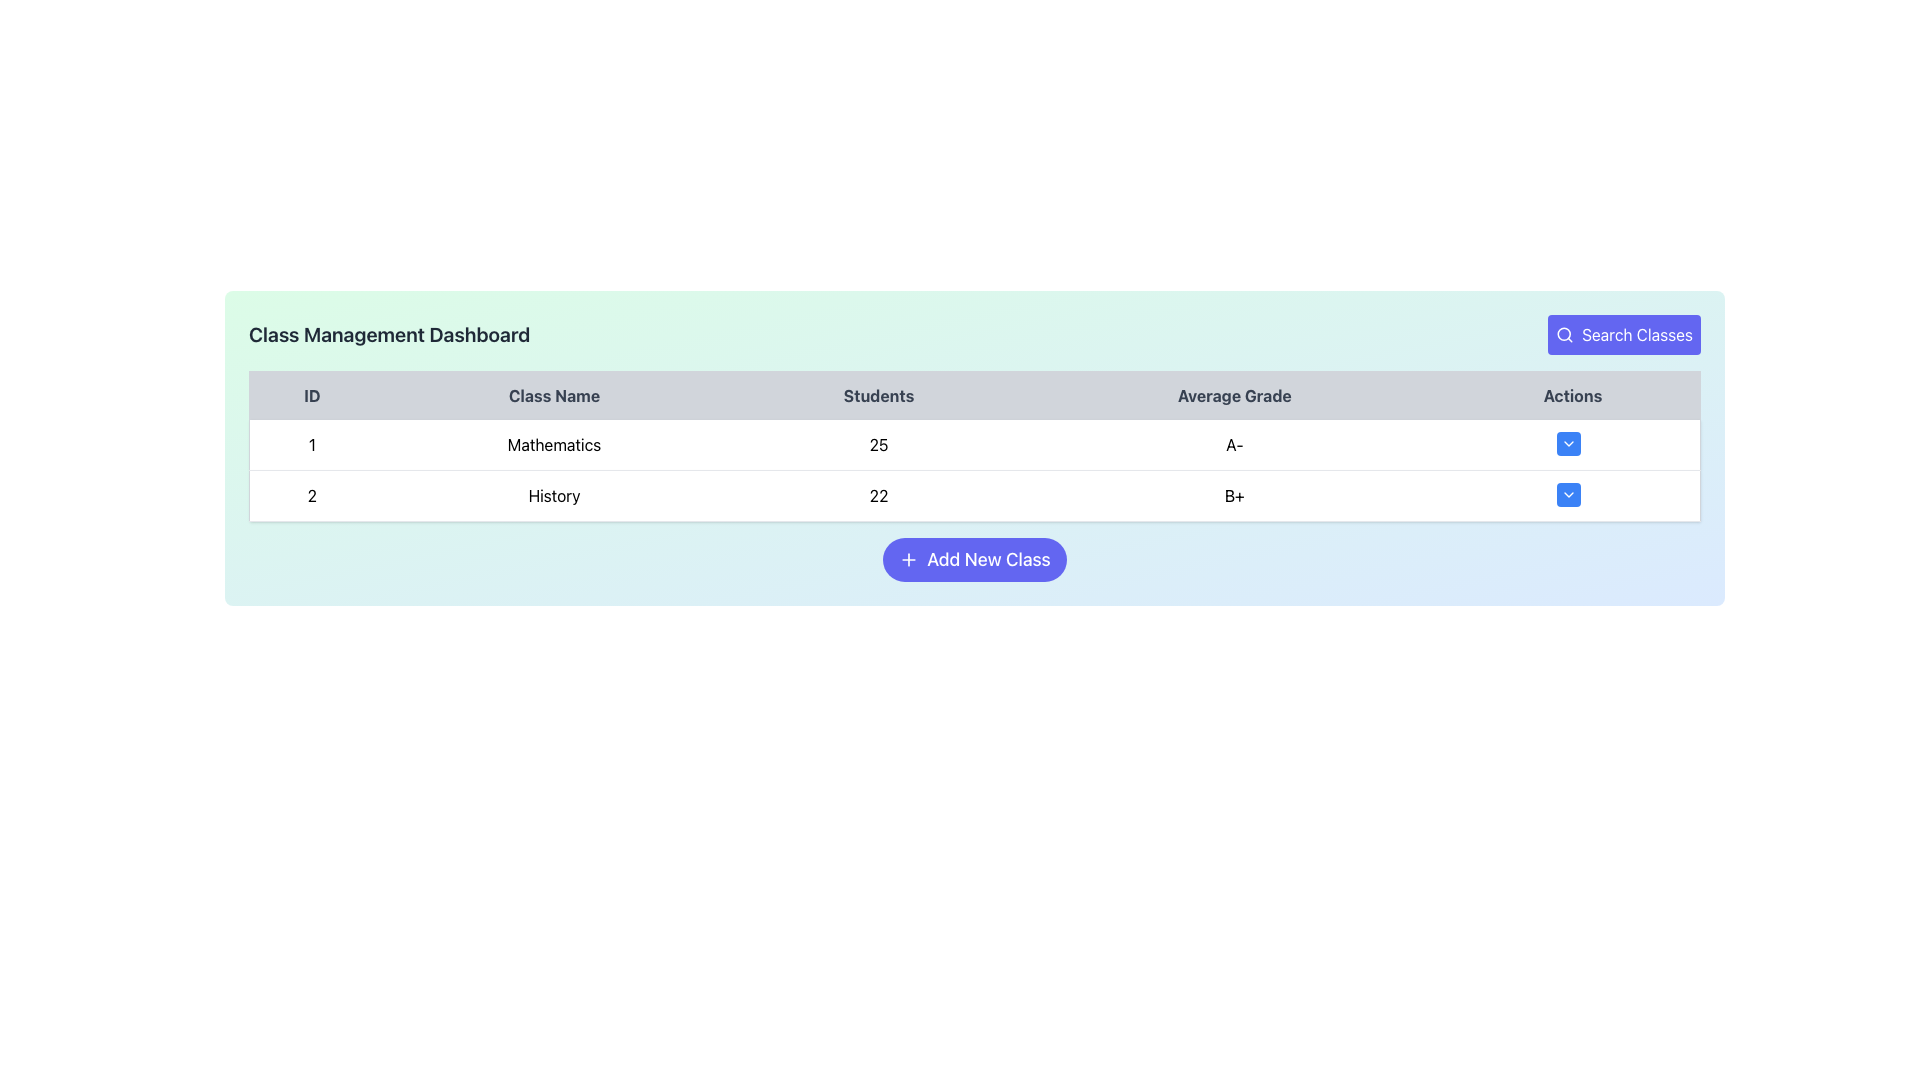  Describe the element at coordinates (878, 444) in the screenshot. I see `the text displaying the number of students enrolled in the 'Mathematics' class, located in the 'Students' column of the class management dashboard` at that location.